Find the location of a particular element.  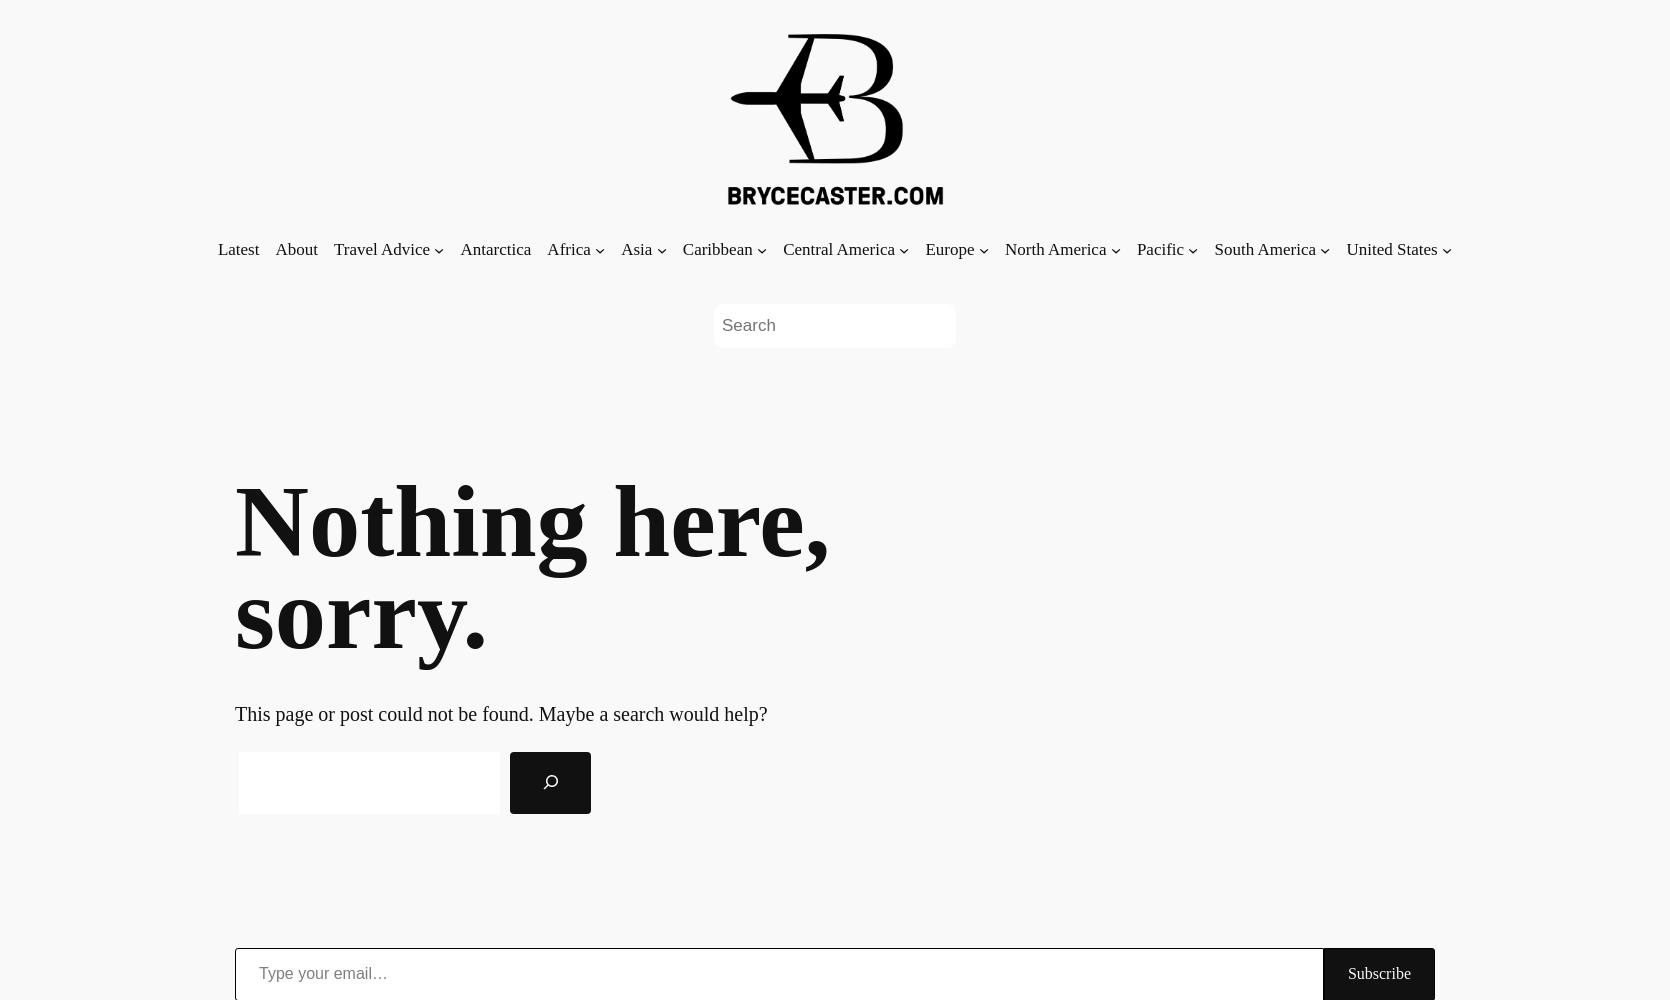

'Latest' is located at coordinates (216, 248).